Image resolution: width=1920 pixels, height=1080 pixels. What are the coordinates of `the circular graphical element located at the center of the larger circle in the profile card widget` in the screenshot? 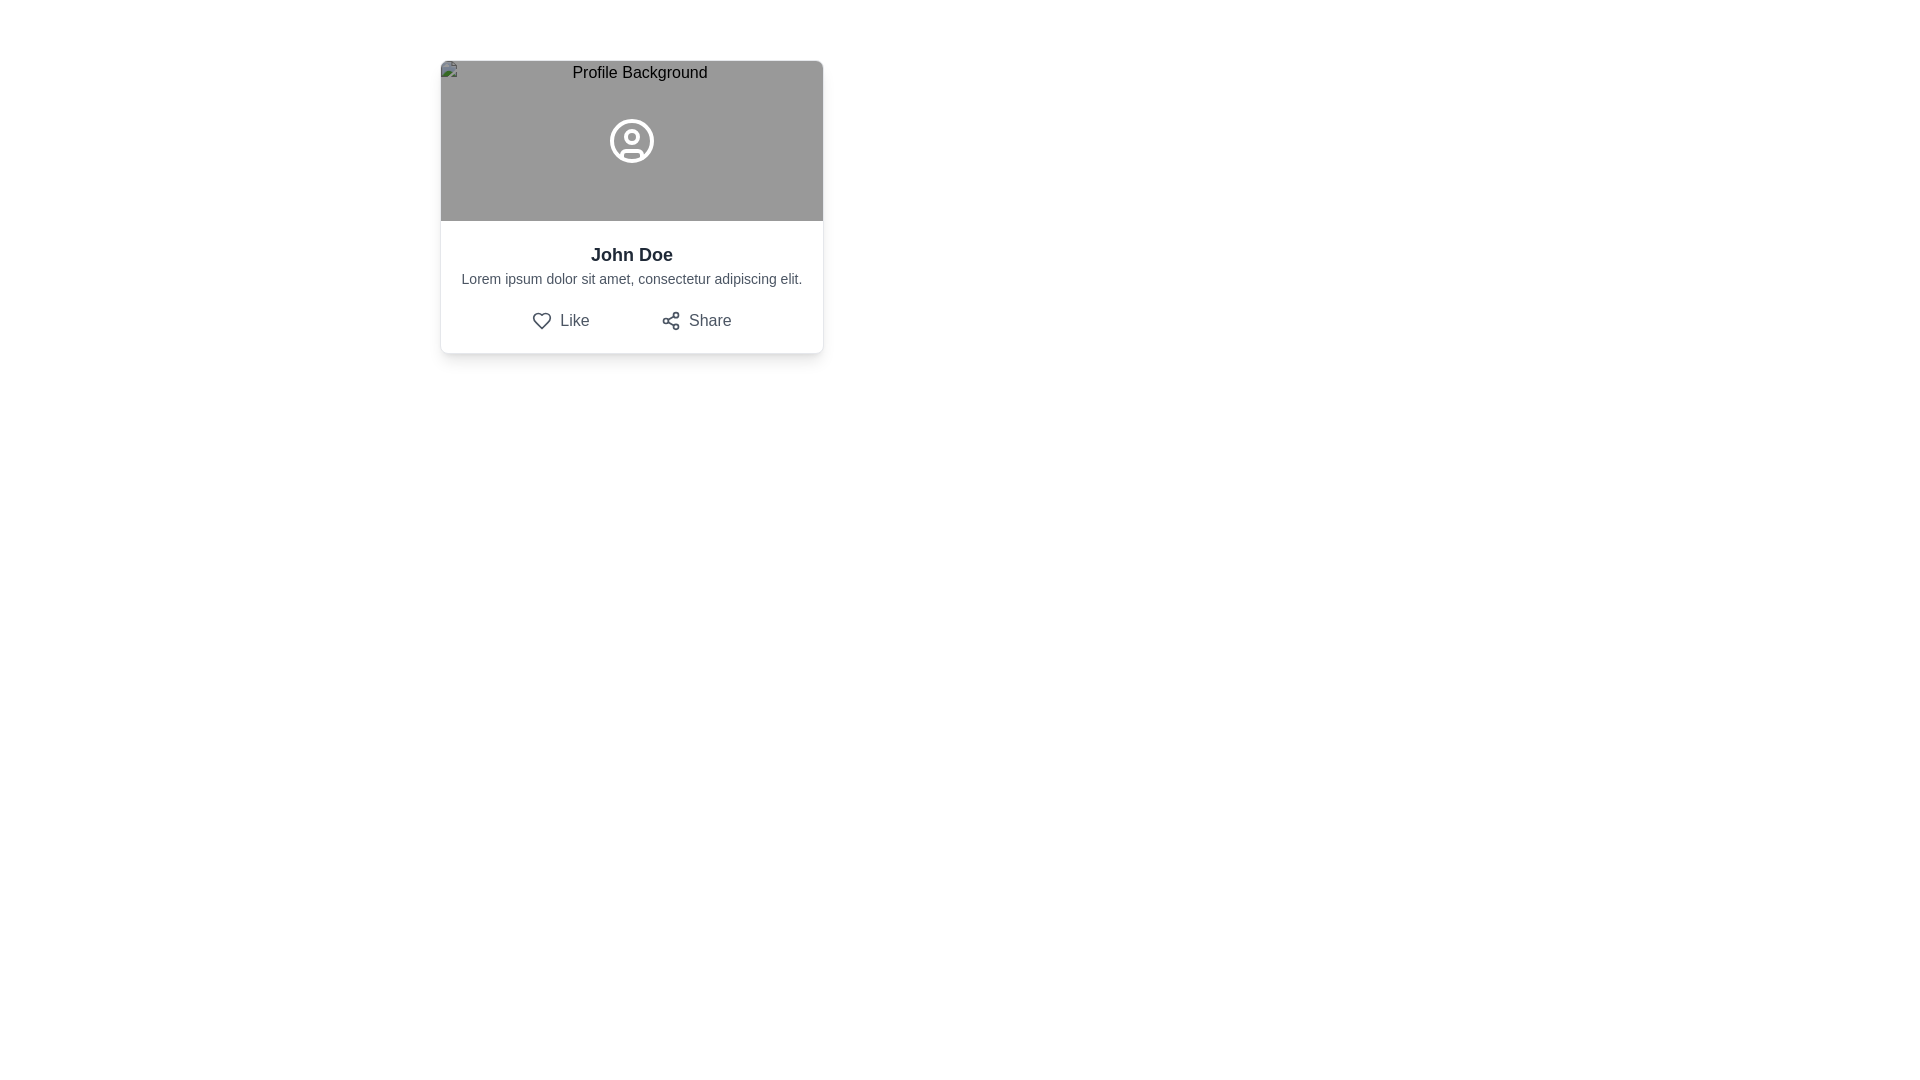 It's located at (631, 136).